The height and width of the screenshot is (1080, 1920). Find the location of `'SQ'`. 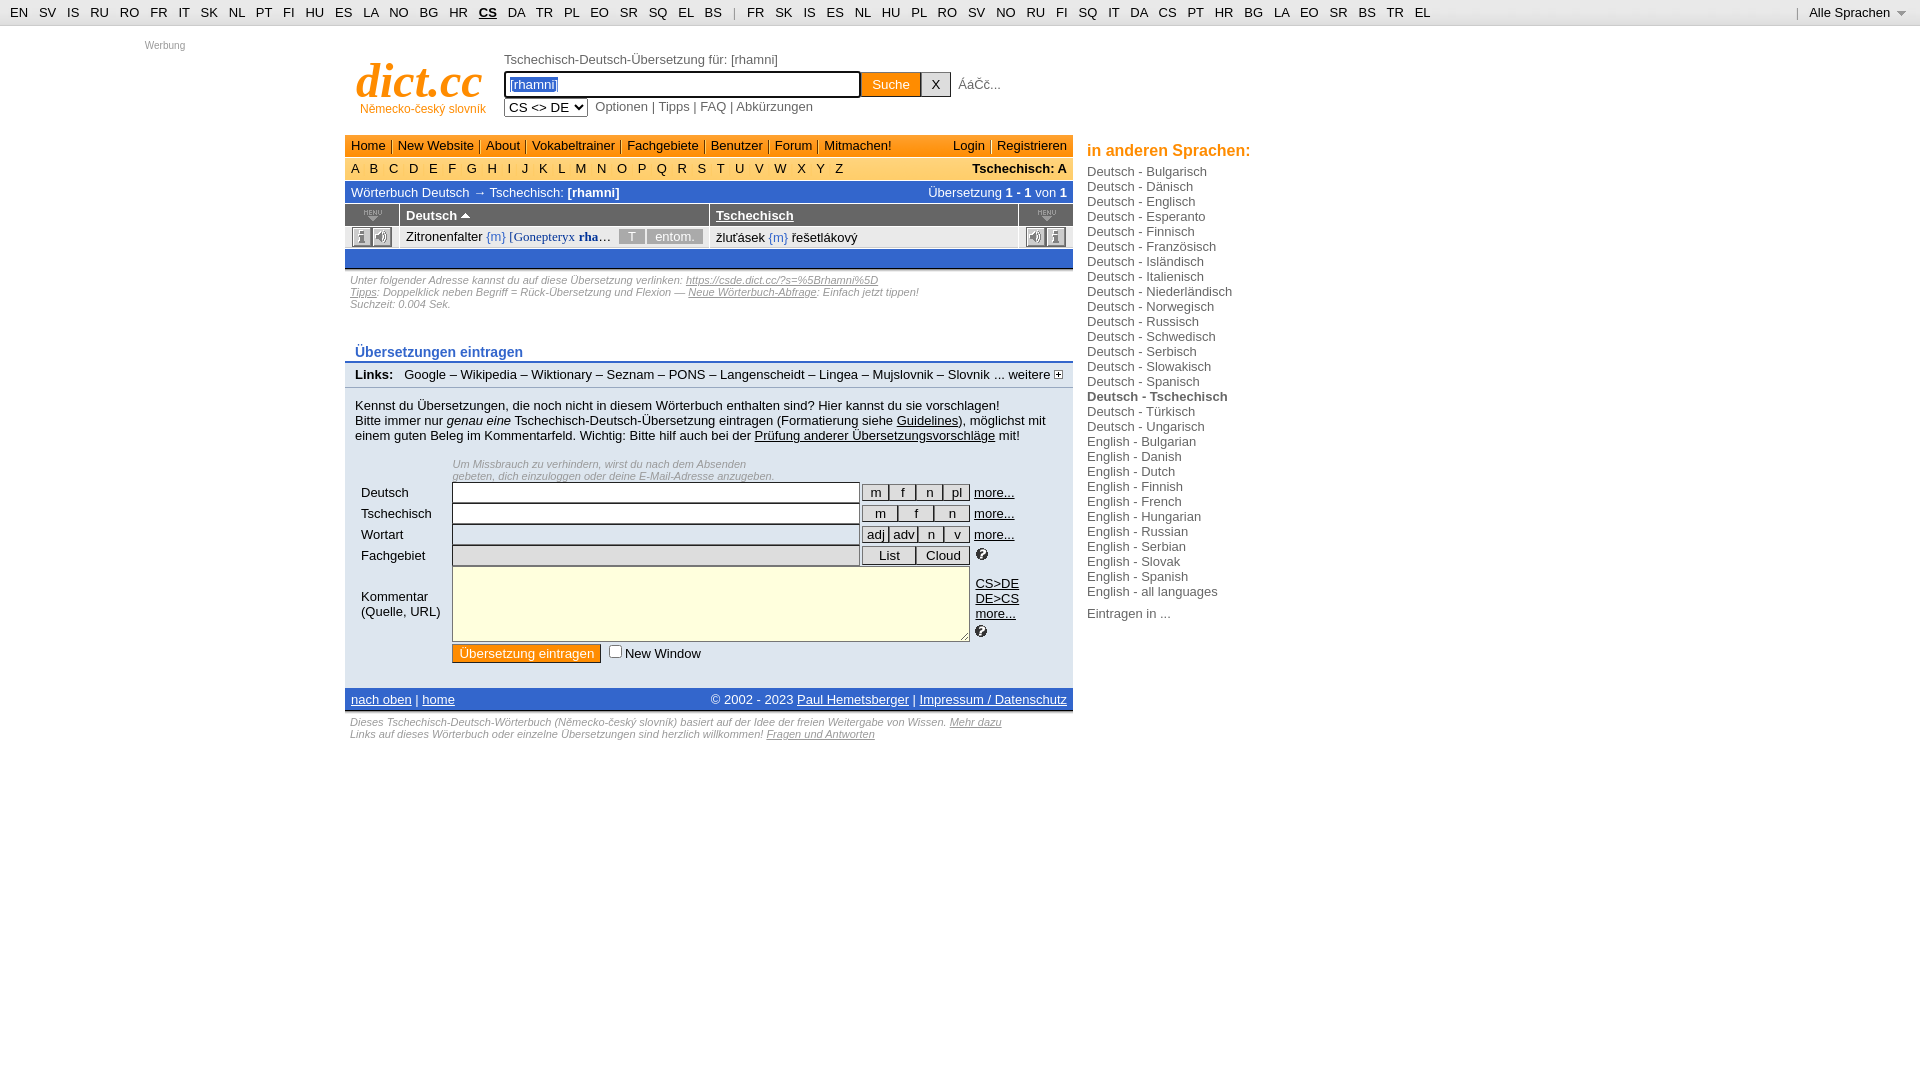

'SQ' is located at coordinates (658, 12).